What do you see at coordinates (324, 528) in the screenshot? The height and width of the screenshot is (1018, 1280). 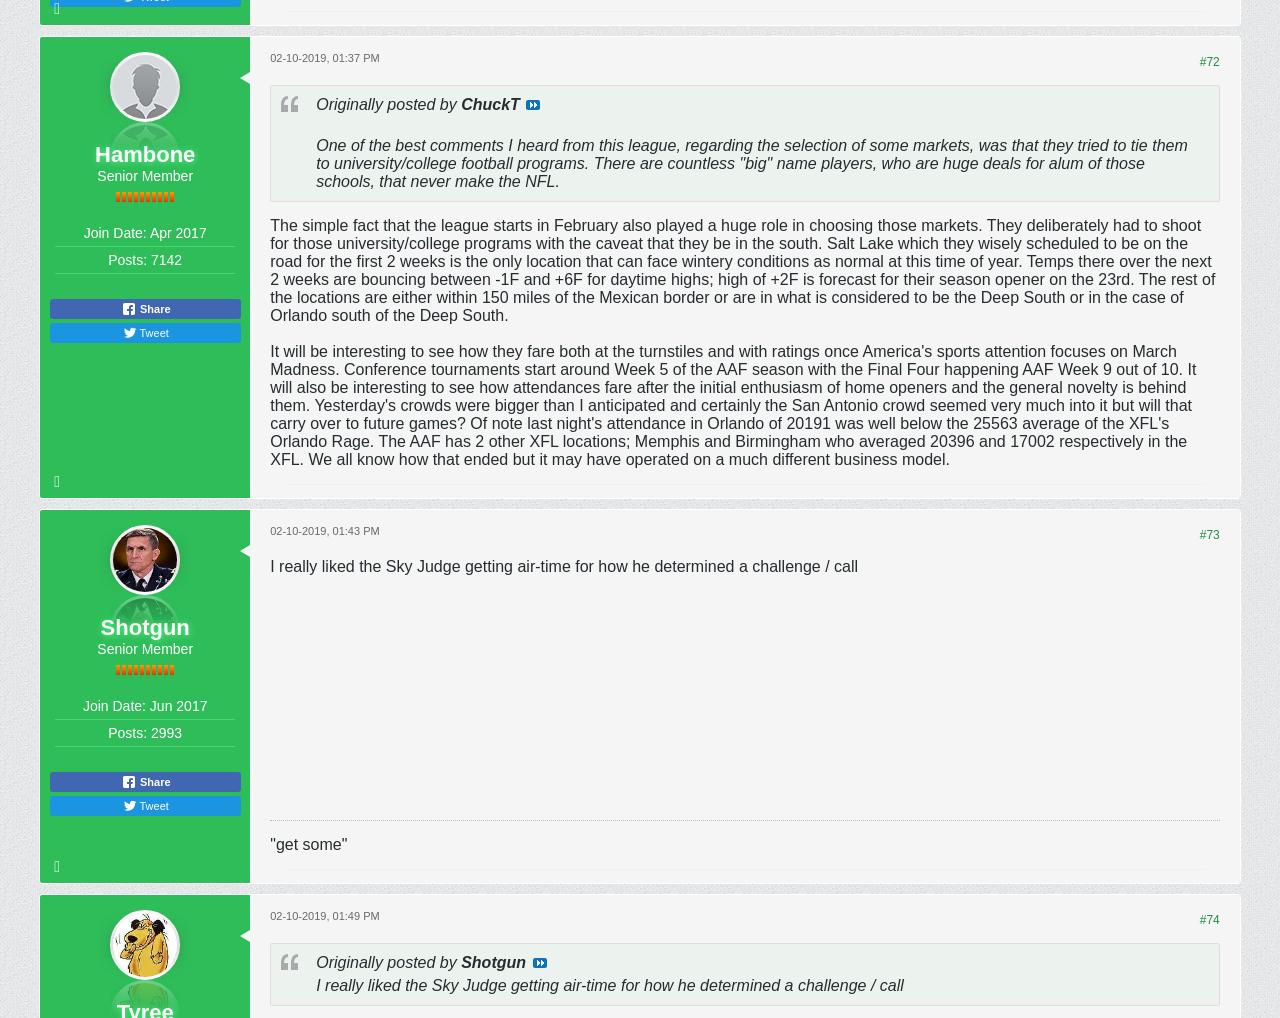 I see `'02-10-2019, 01:43 PM'` at bounding box center [324, 528].